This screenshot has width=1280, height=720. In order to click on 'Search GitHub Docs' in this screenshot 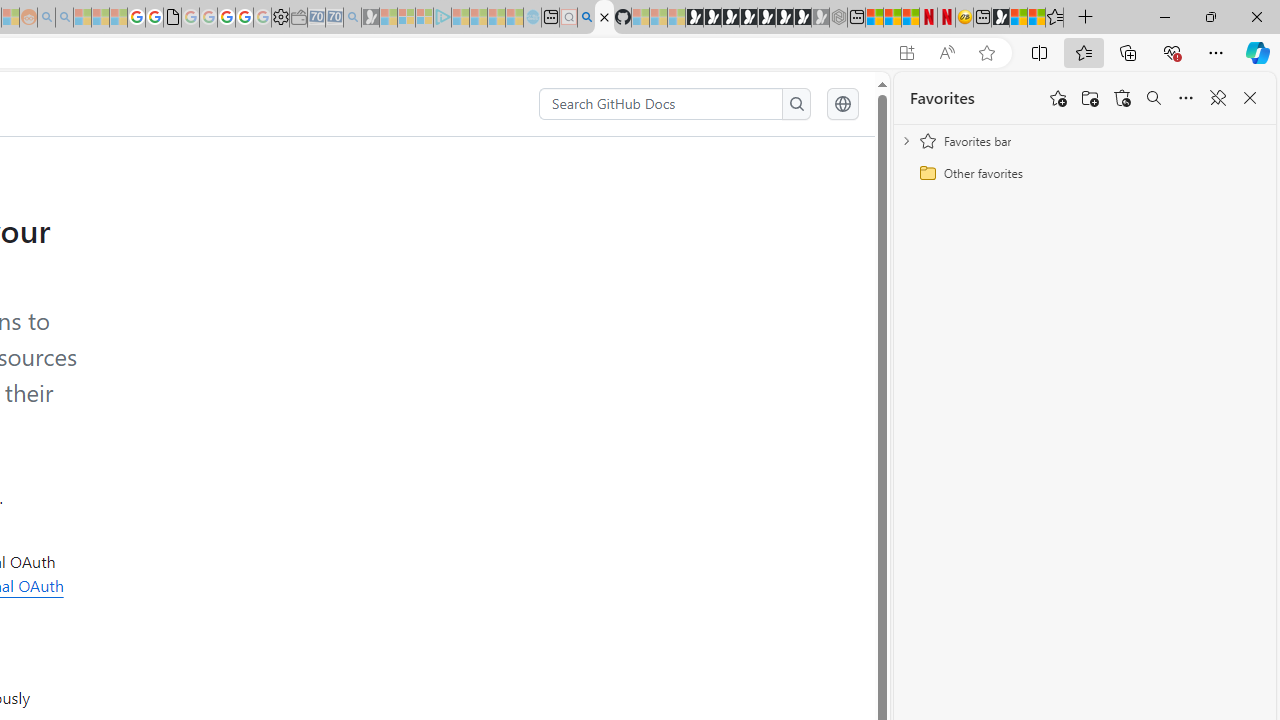, I will do `click(661, 104)`.